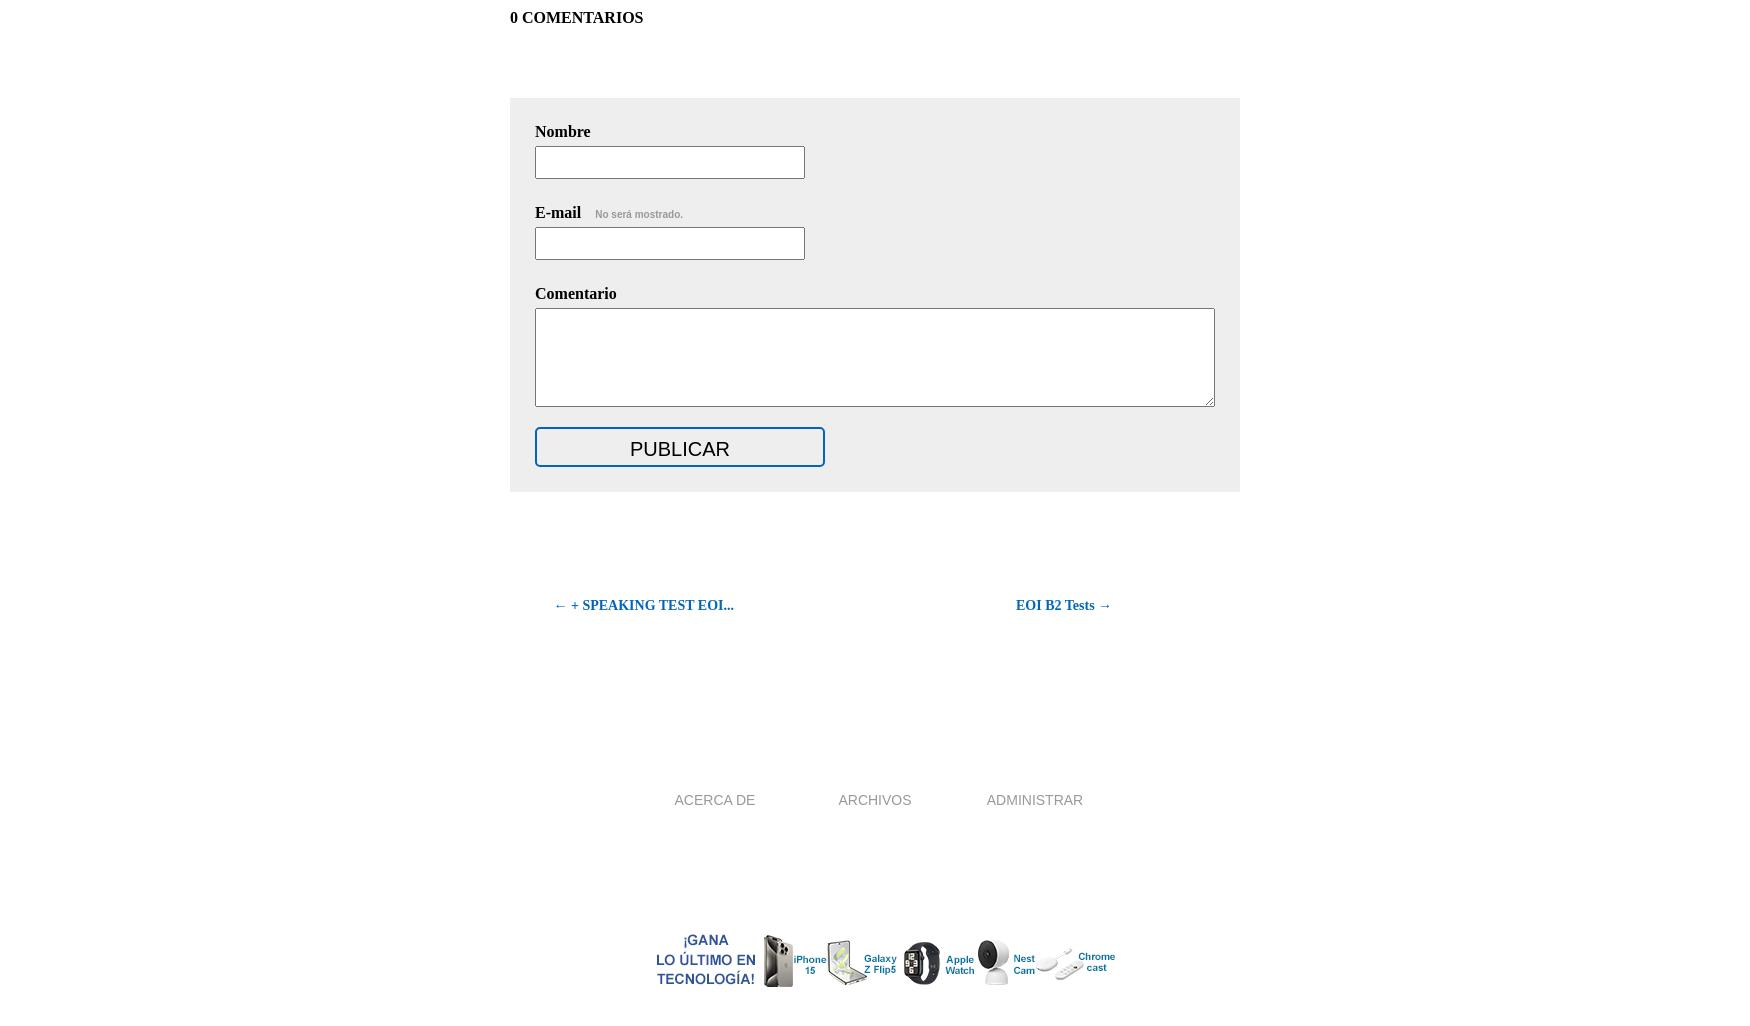 This screenshot has height=1026, width=1750. What do you see at coordinates (1033, 798) in the screenshot?
I see `'Administrar'` at bounding box center [1033, 798].